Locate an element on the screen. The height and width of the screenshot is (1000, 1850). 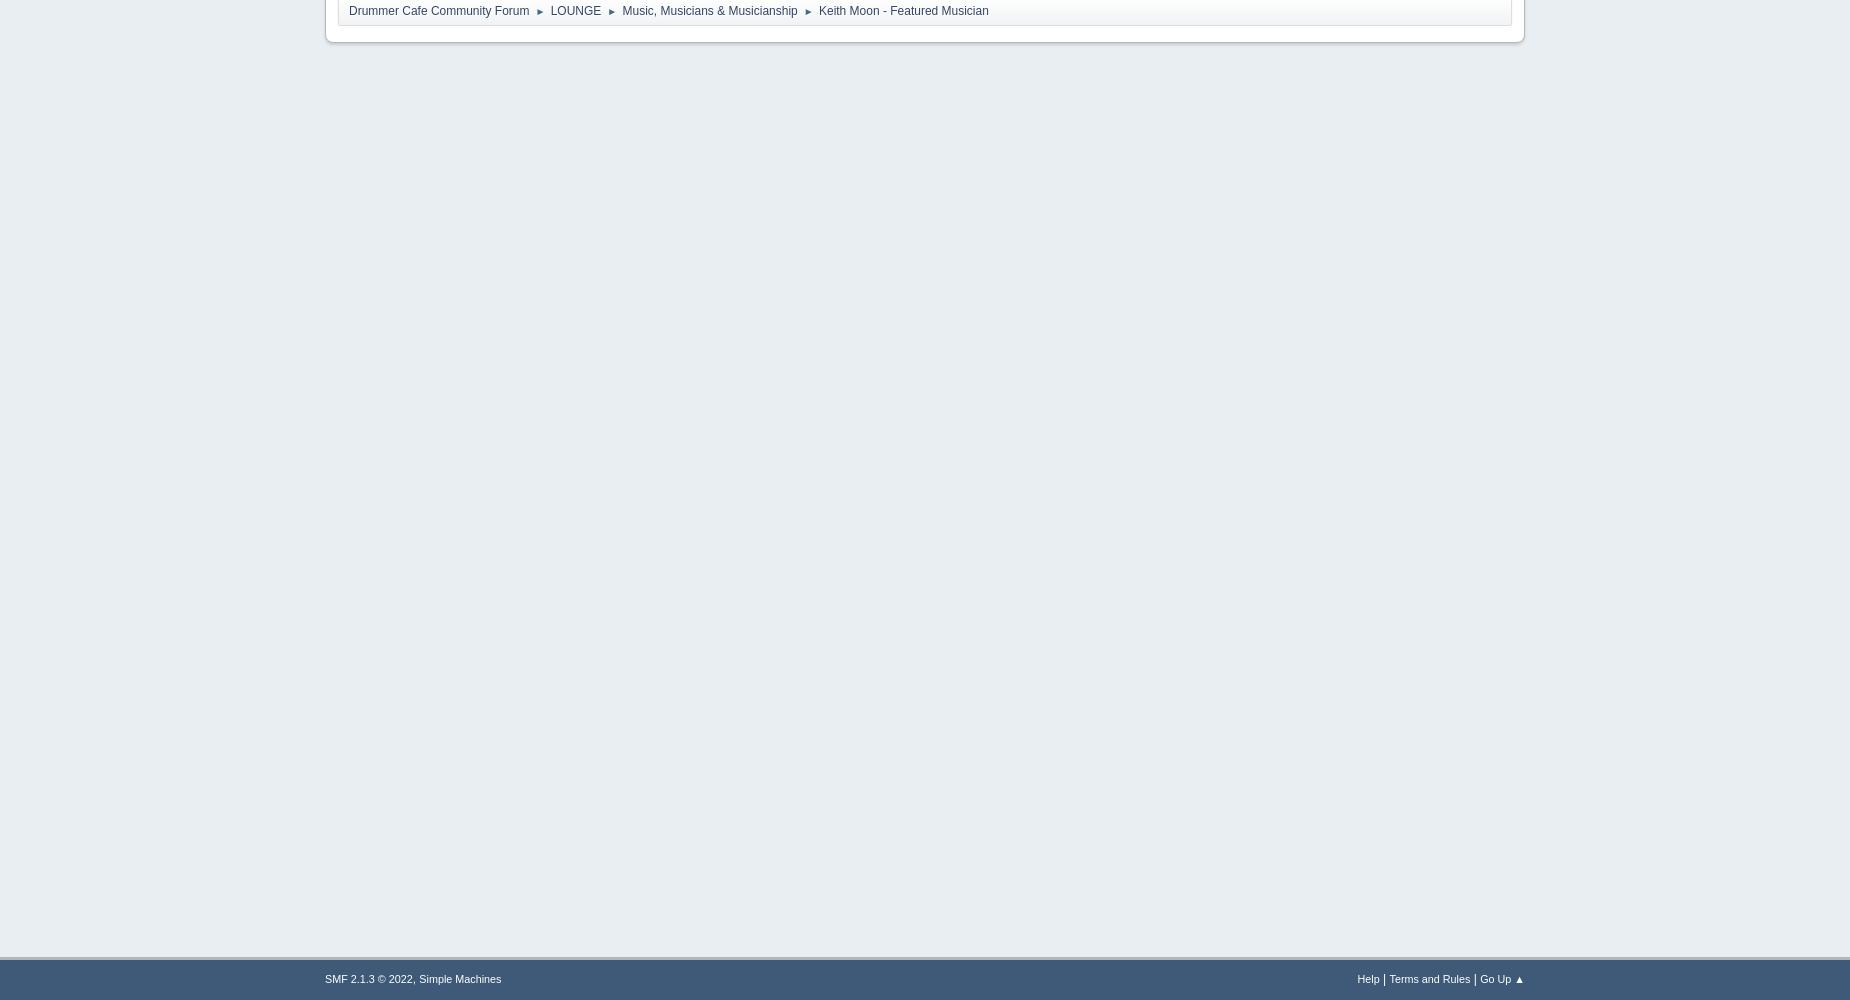
'Terms and Rules' is located at coordinates (1429, 978).